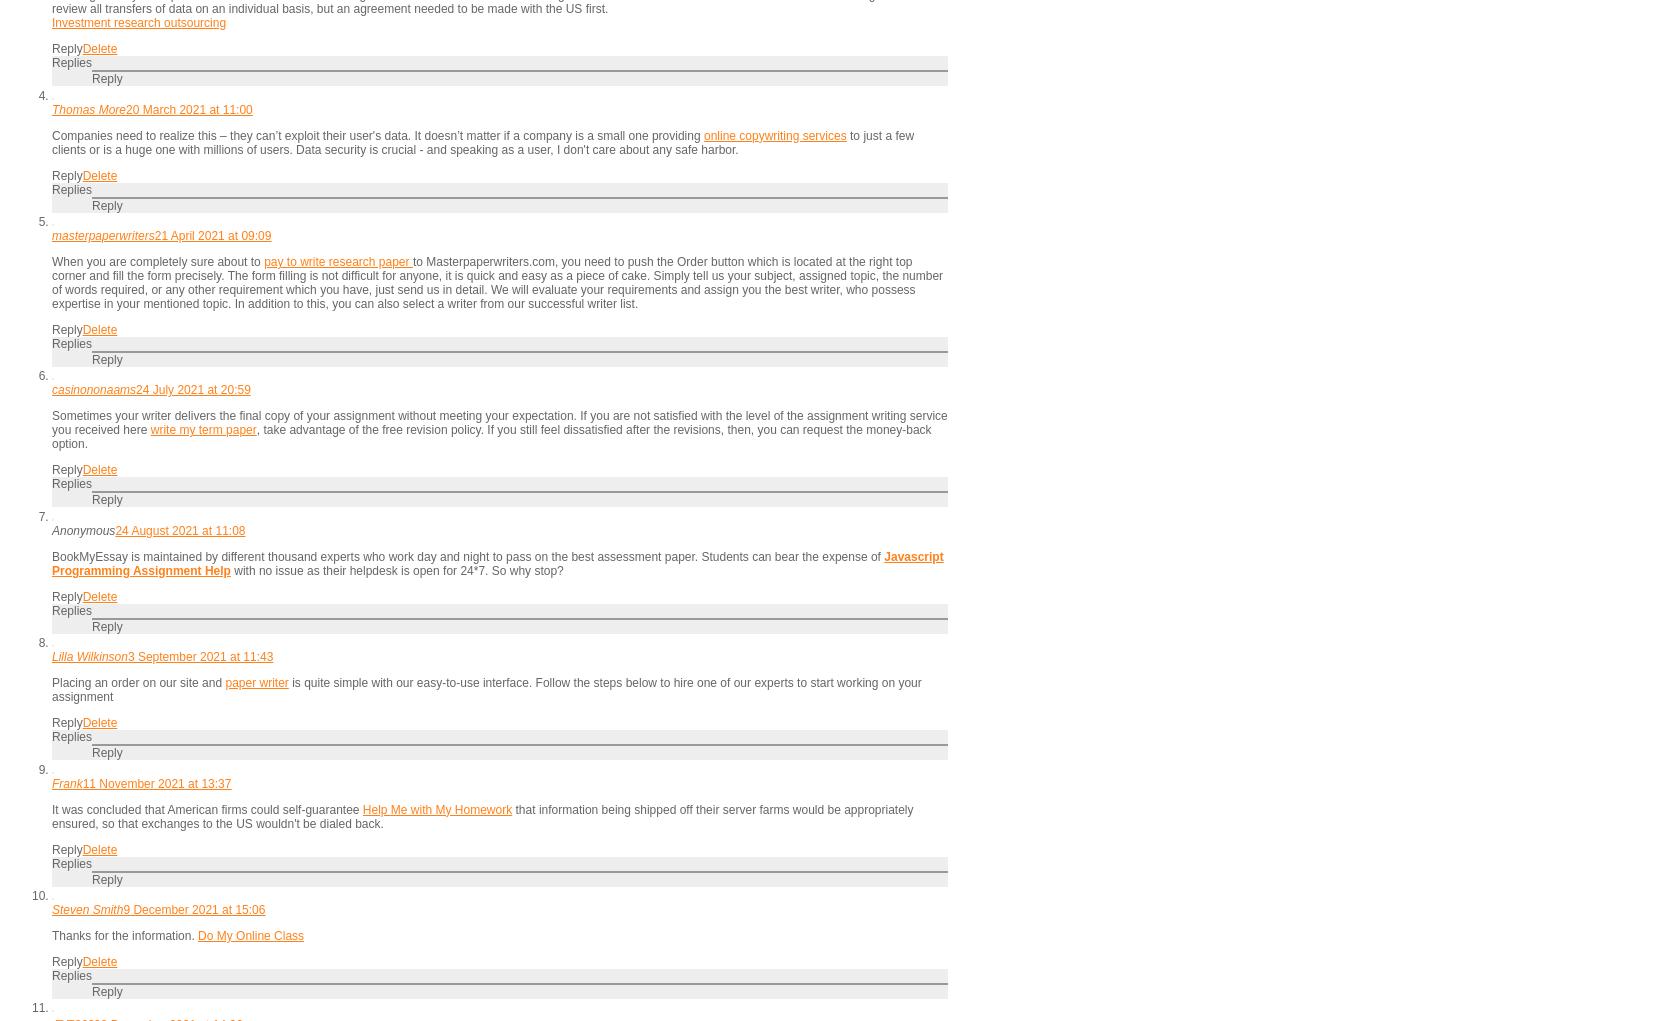  Describe the element at coordinates (179, 530) in the screenshot. I see `'24 August 2021 at 11:08'` at that location.